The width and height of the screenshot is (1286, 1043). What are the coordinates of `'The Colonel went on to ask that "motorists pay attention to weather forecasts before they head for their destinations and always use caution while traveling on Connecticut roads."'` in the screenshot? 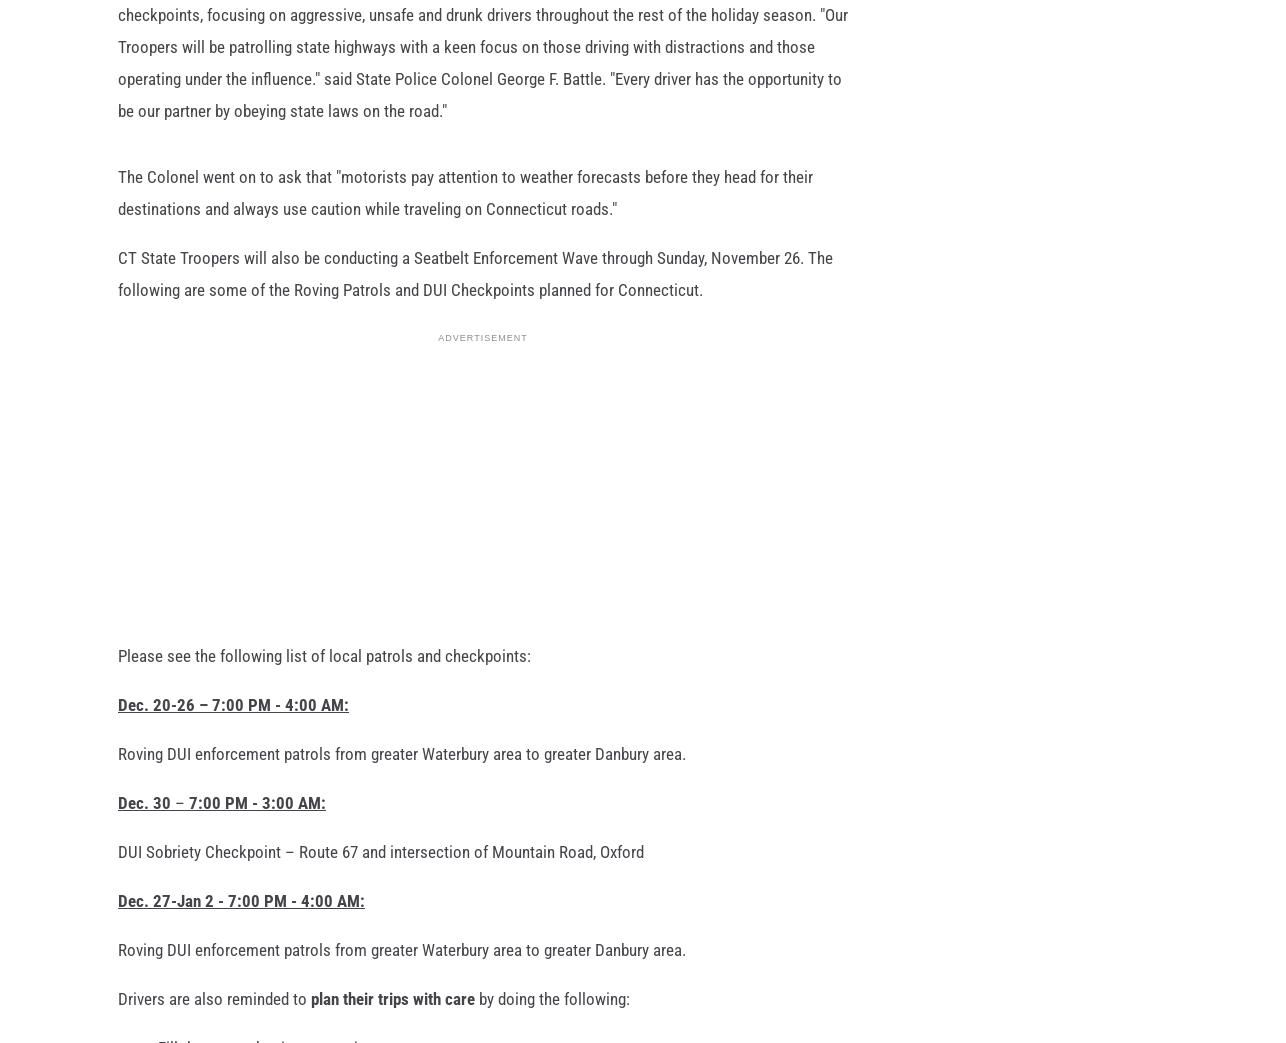 It's located at (464, 206).